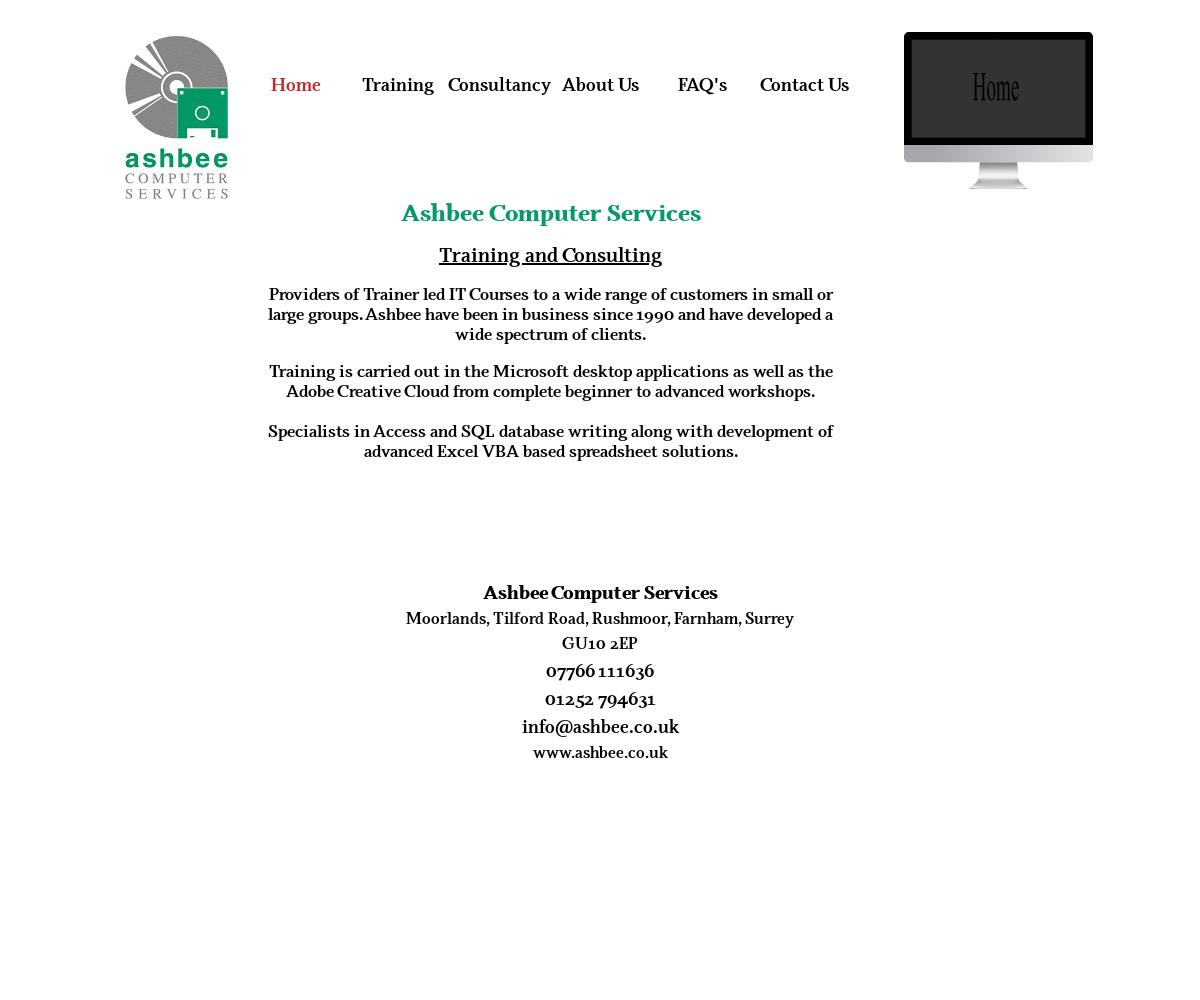 This screenshot has height=1000, width=1200. What do you see at coordinates (600, 83) in the screenshot?
I see `'About Us'` at bounding box center [600, 83].